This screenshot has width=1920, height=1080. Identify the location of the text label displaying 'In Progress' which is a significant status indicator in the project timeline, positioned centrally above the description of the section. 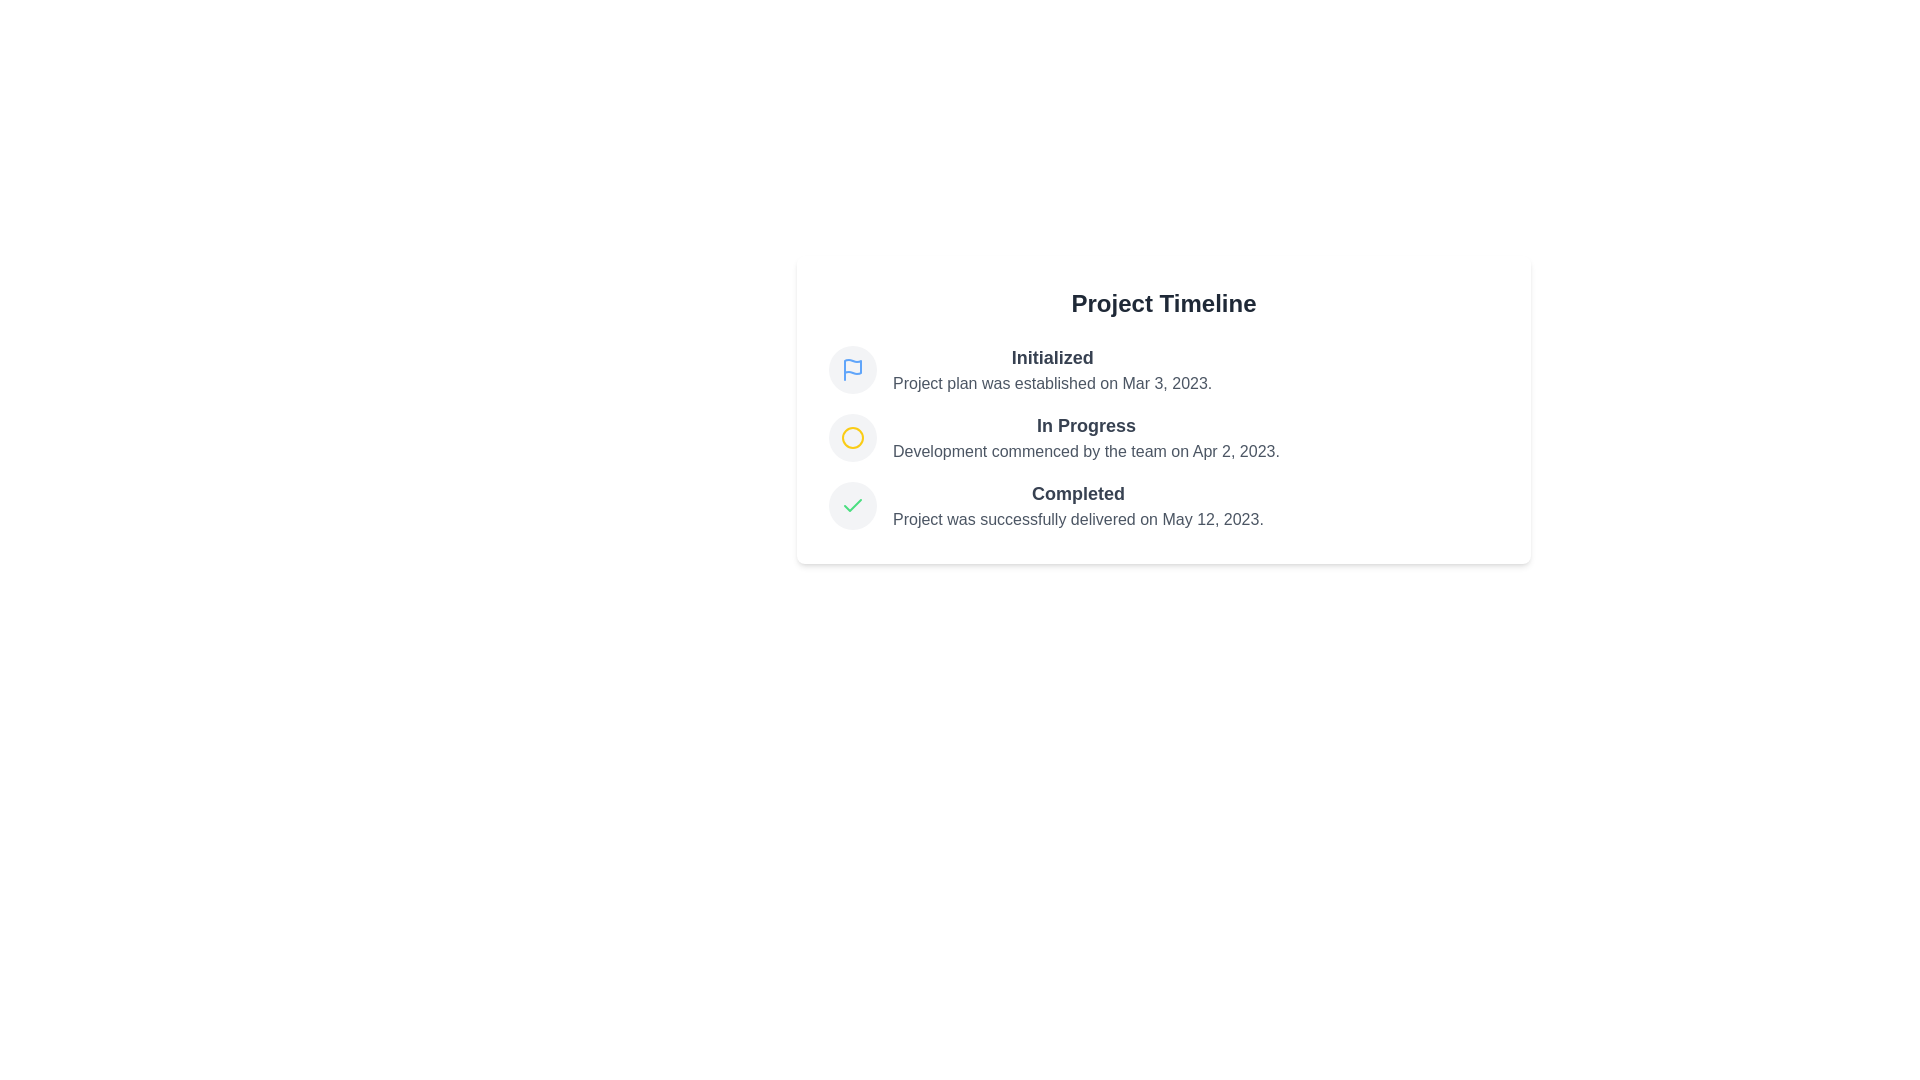
(1085, 424).